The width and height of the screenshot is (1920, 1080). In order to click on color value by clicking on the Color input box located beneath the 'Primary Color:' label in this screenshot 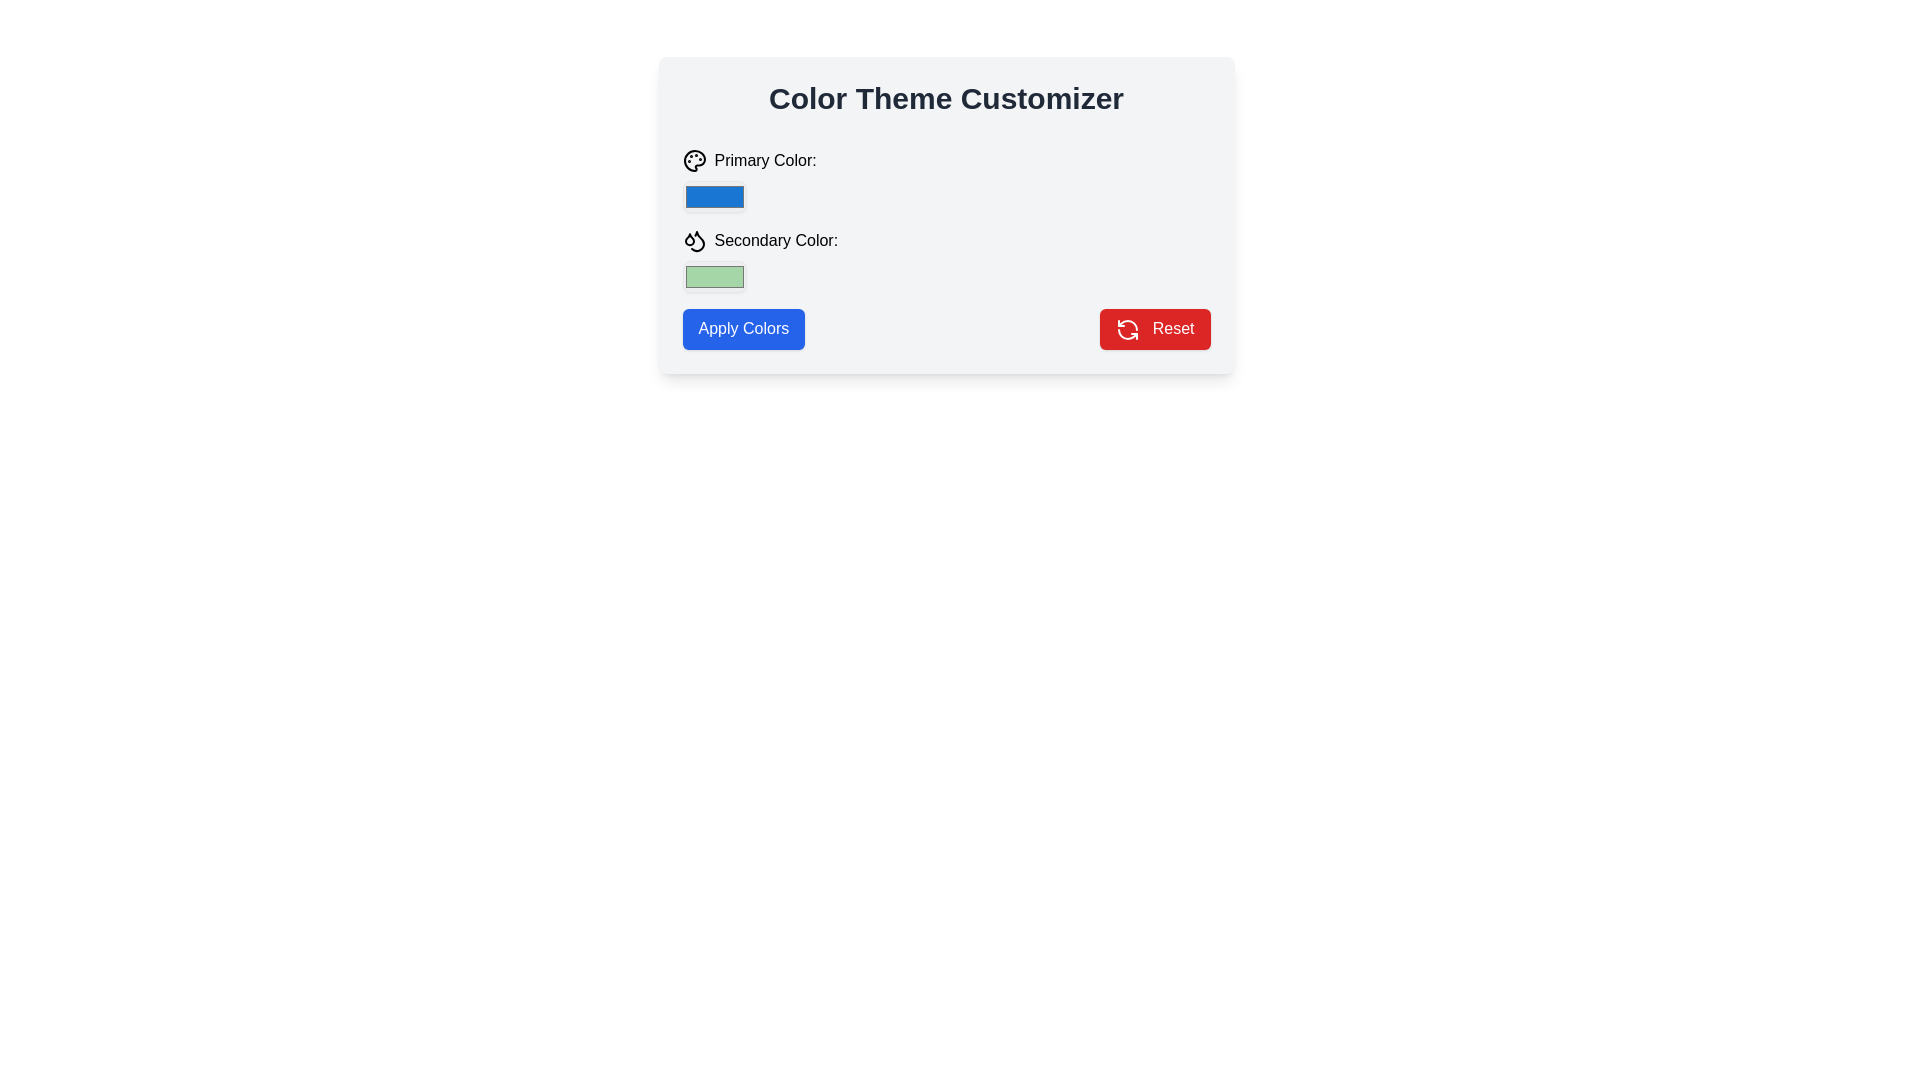, I will do `click(714, 196)`.